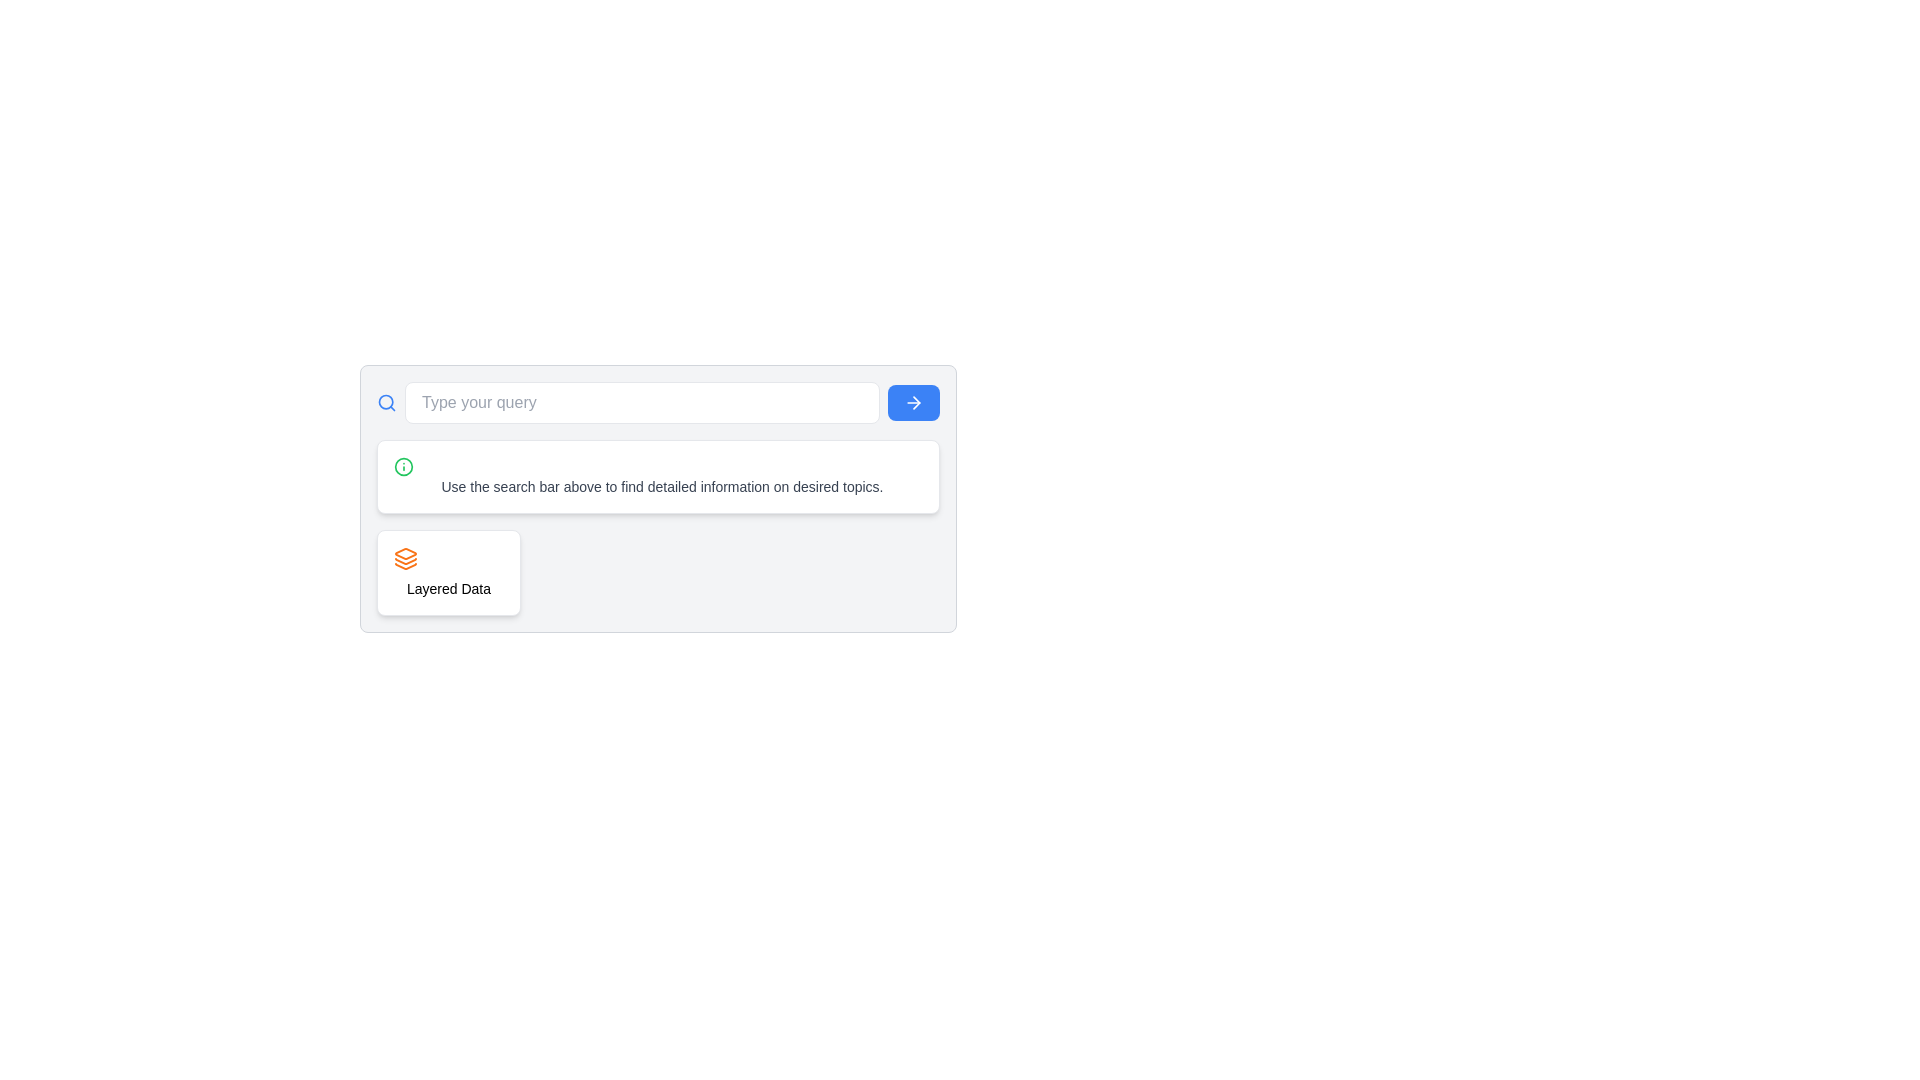  What do you see at coordinates (405, 559) in the screenshot?
I see `the orange icon resembling layered sheets or files, located in the 'Layered Data' section` at bounding box center [405, 559].